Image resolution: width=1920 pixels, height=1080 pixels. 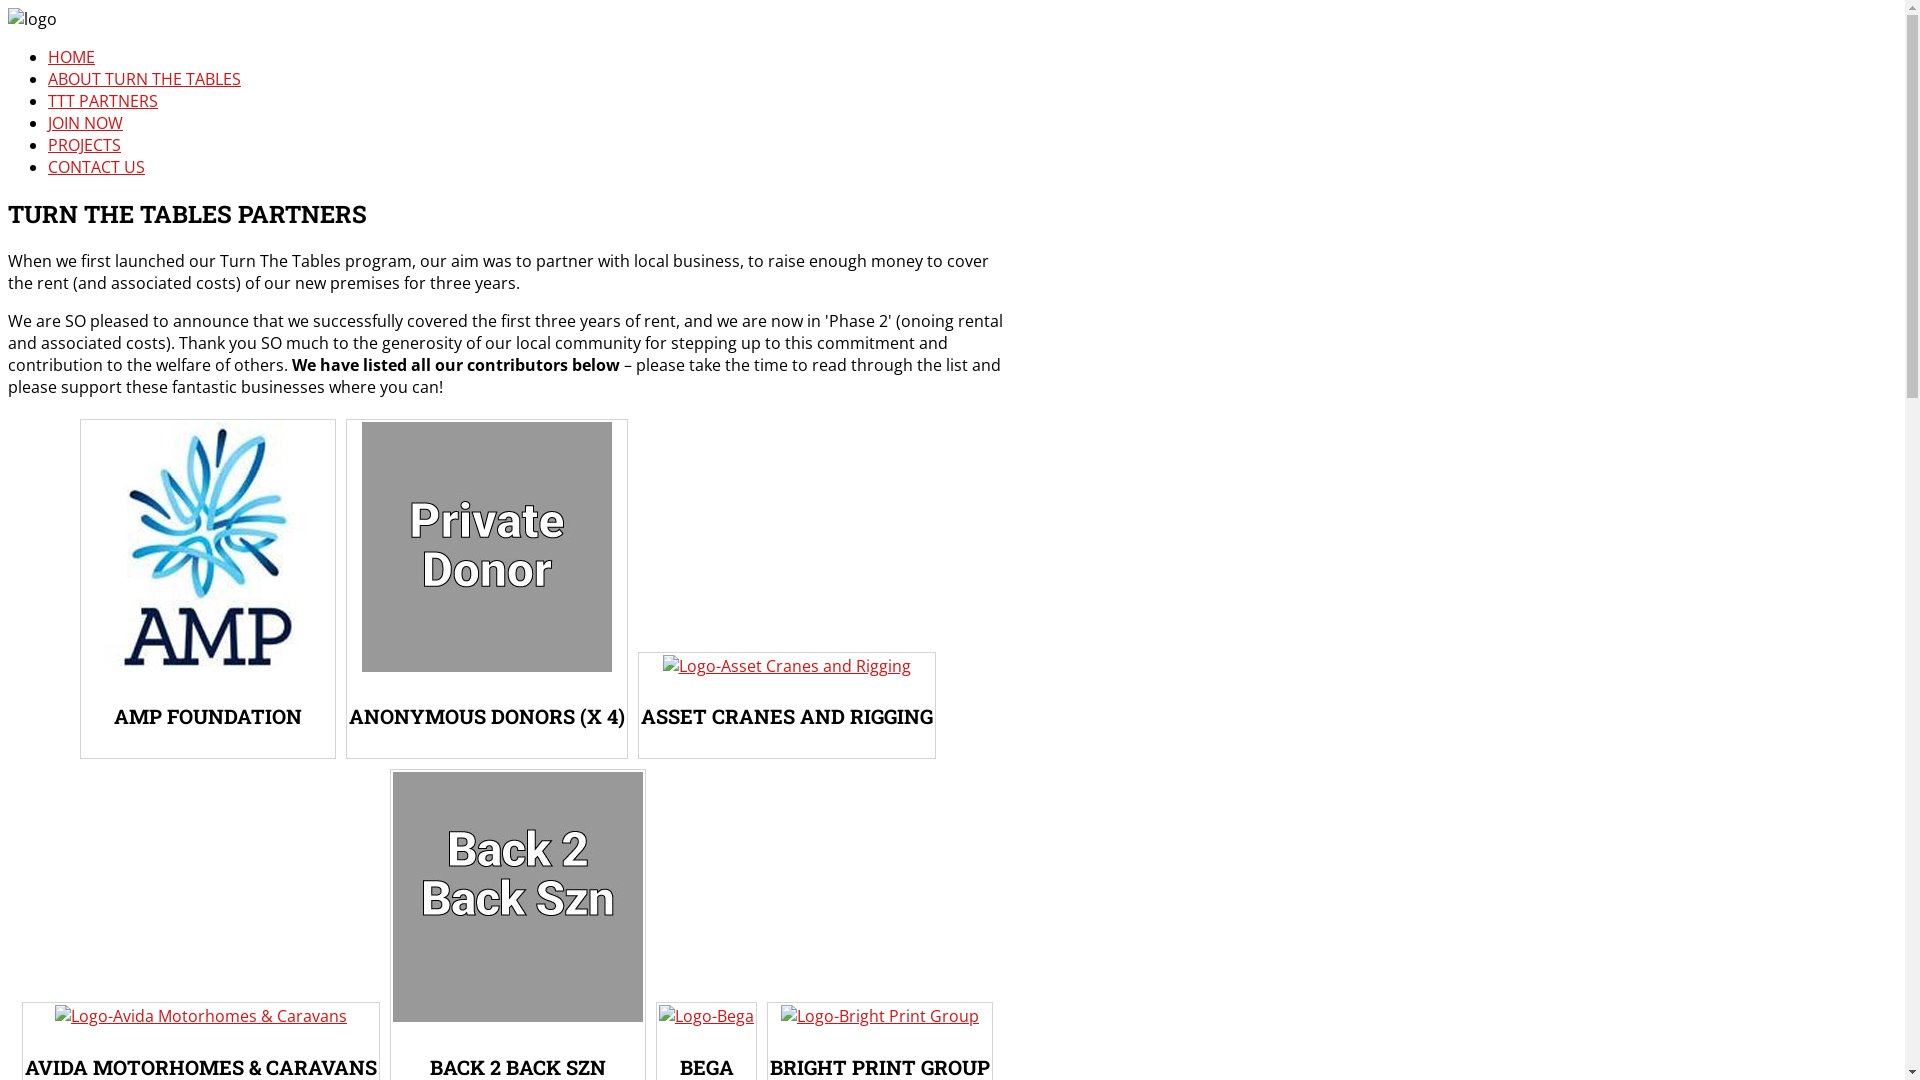 What do you see at coordinates (83, 144) in the screenshot?
I see `'PROJECTS'` at bounding box center [83, 144].